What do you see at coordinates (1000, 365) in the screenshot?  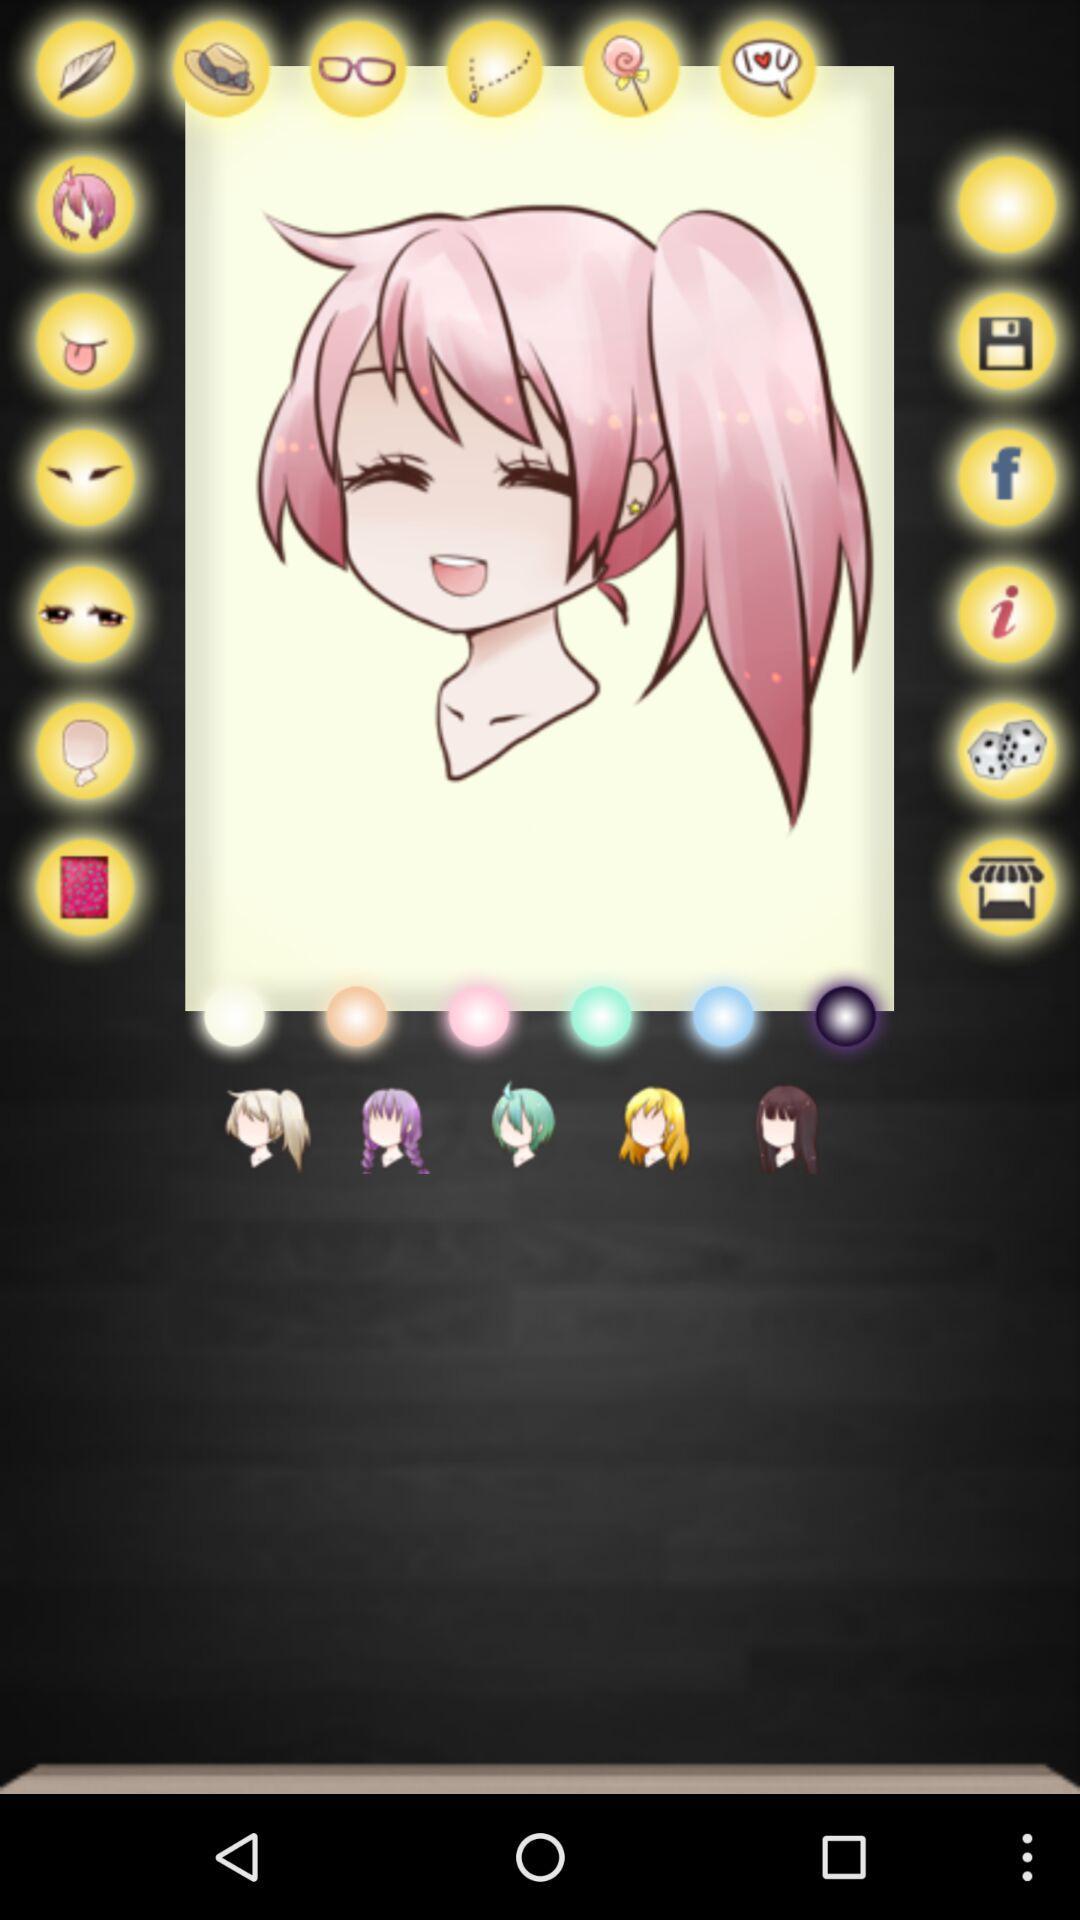 I see `the save icon` at bounding box center [1000, 365].